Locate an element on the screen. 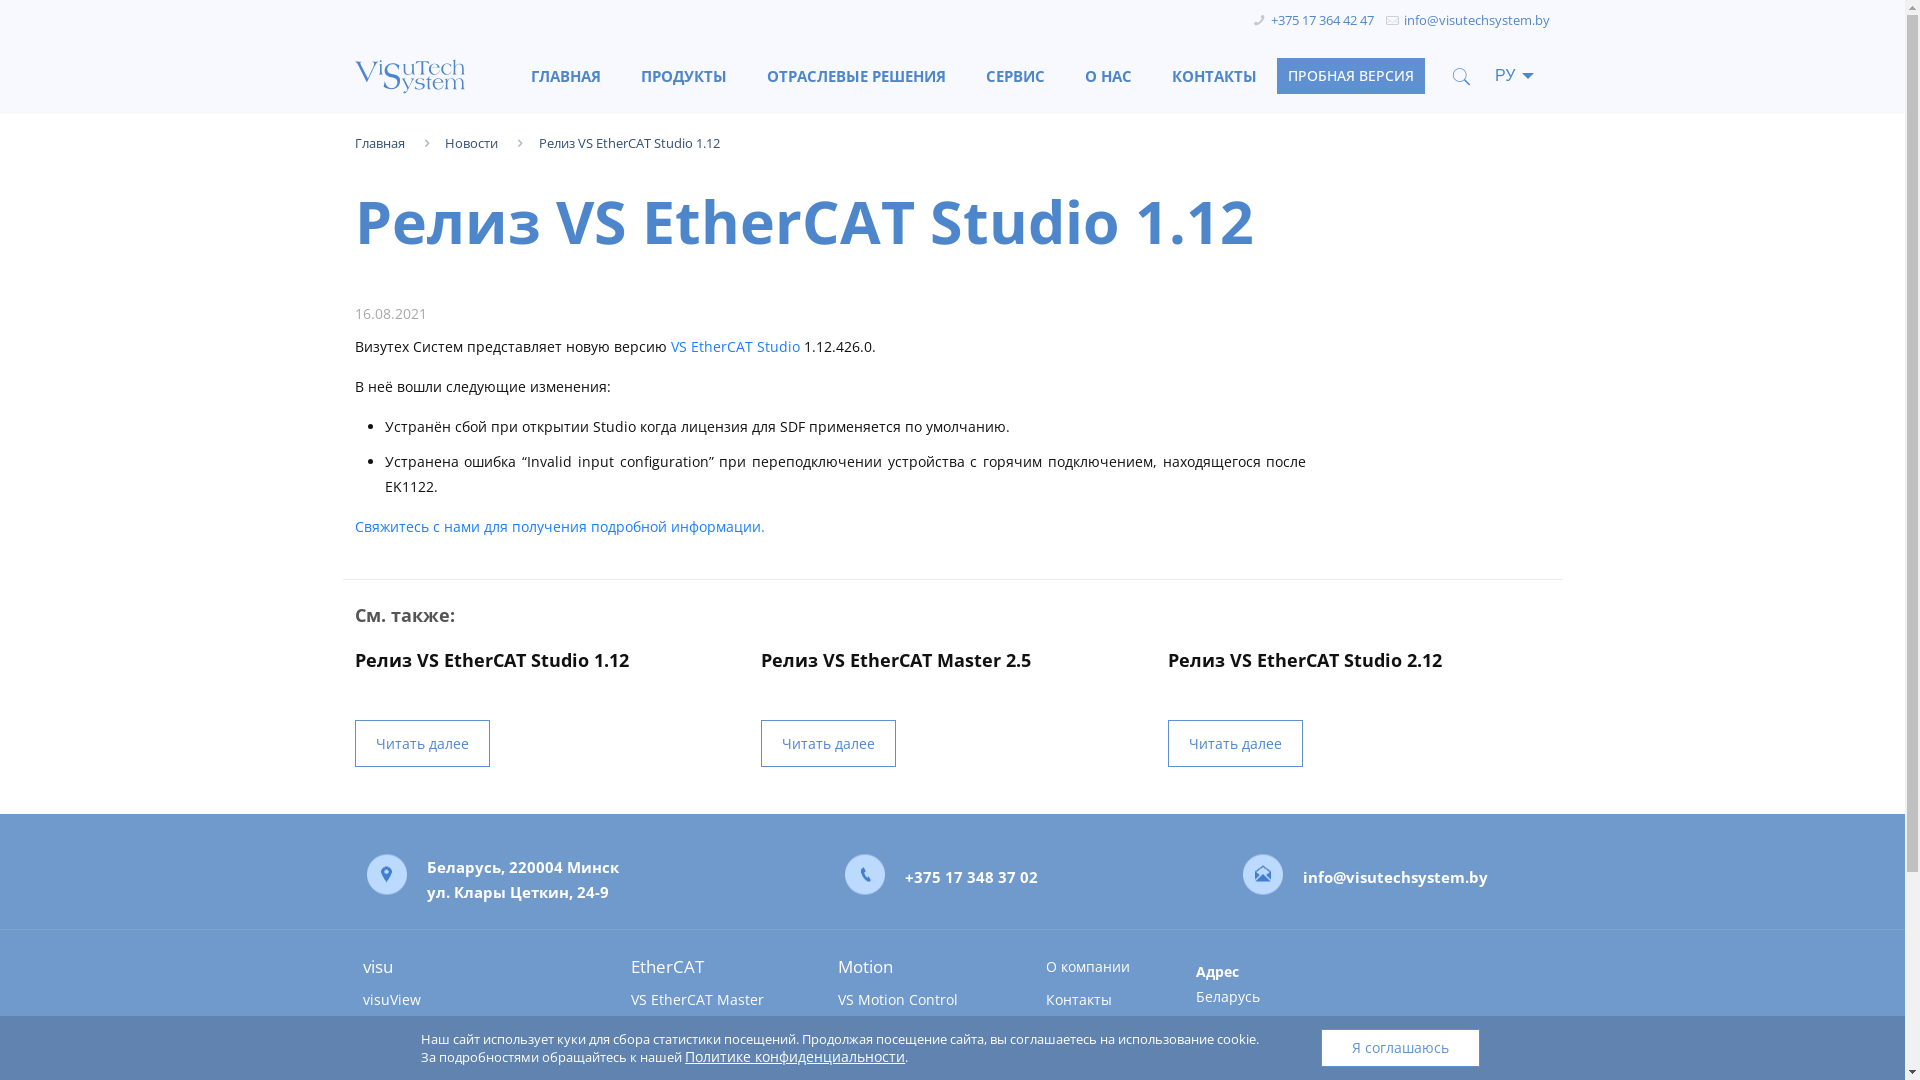 This screenshot has height=1080, width=1920. 'VS Motion Proxy' is located at coordinates (917, 1032).